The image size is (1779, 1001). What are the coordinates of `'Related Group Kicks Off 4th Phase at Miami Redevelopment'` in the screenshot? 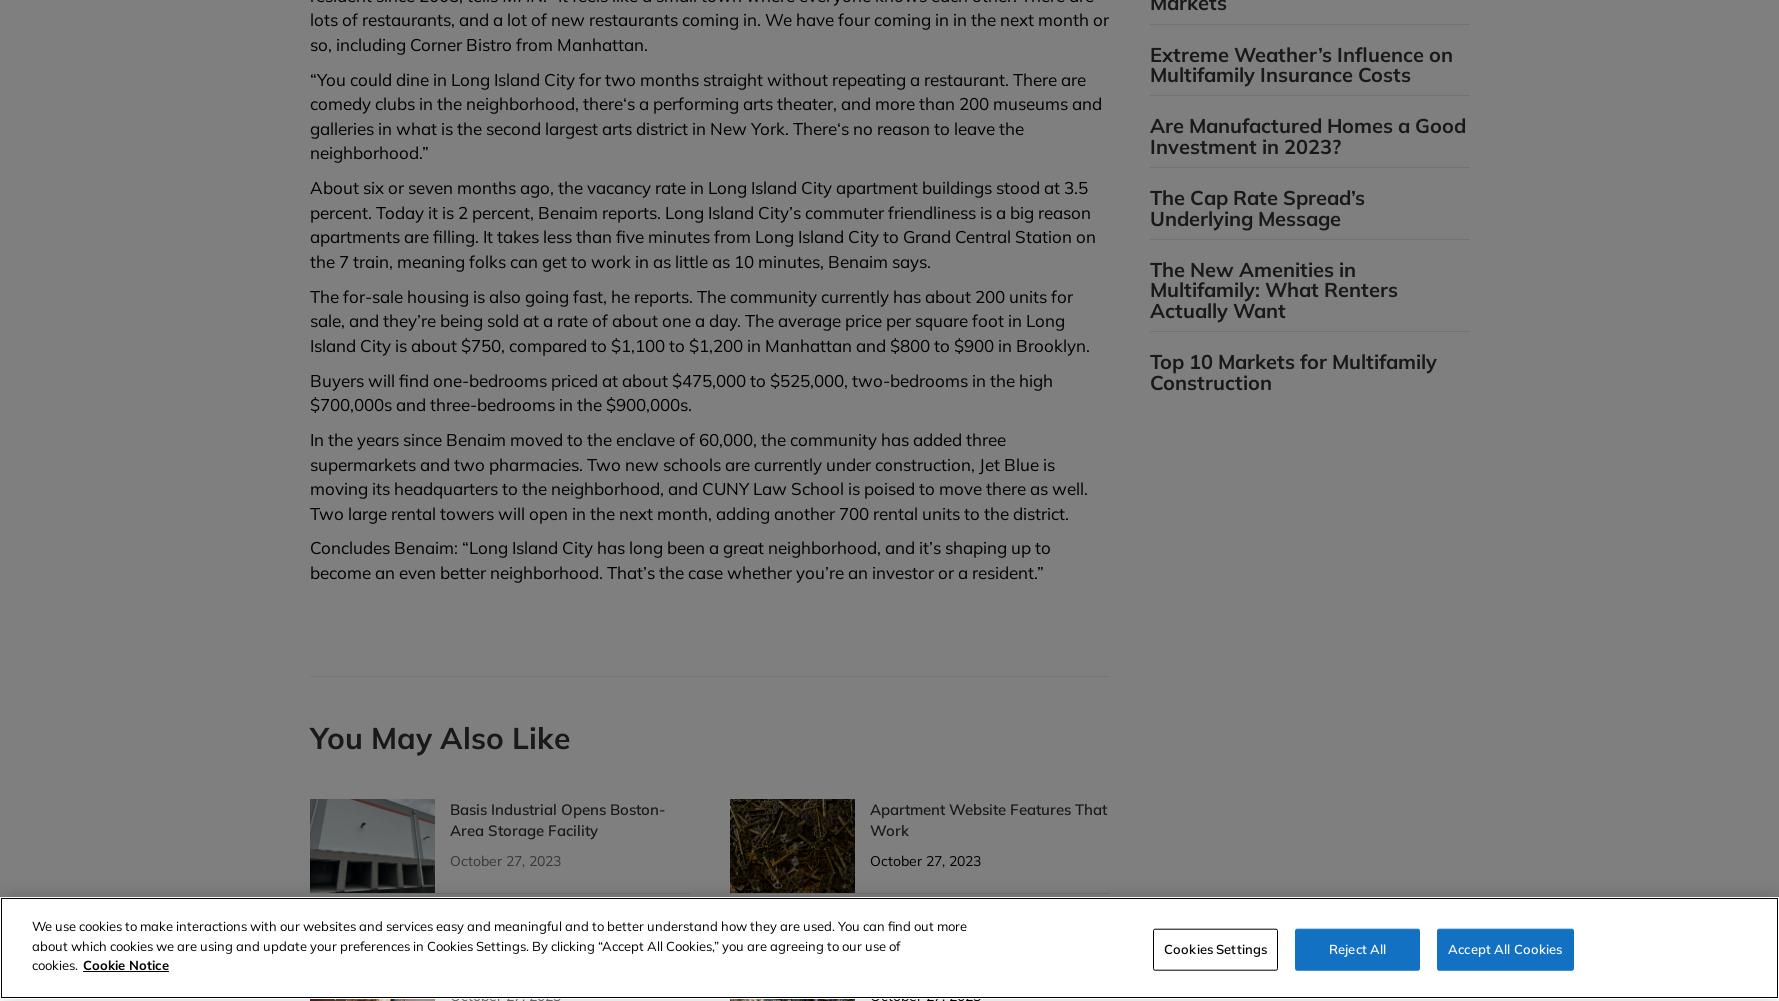 It's located at (980, 952).